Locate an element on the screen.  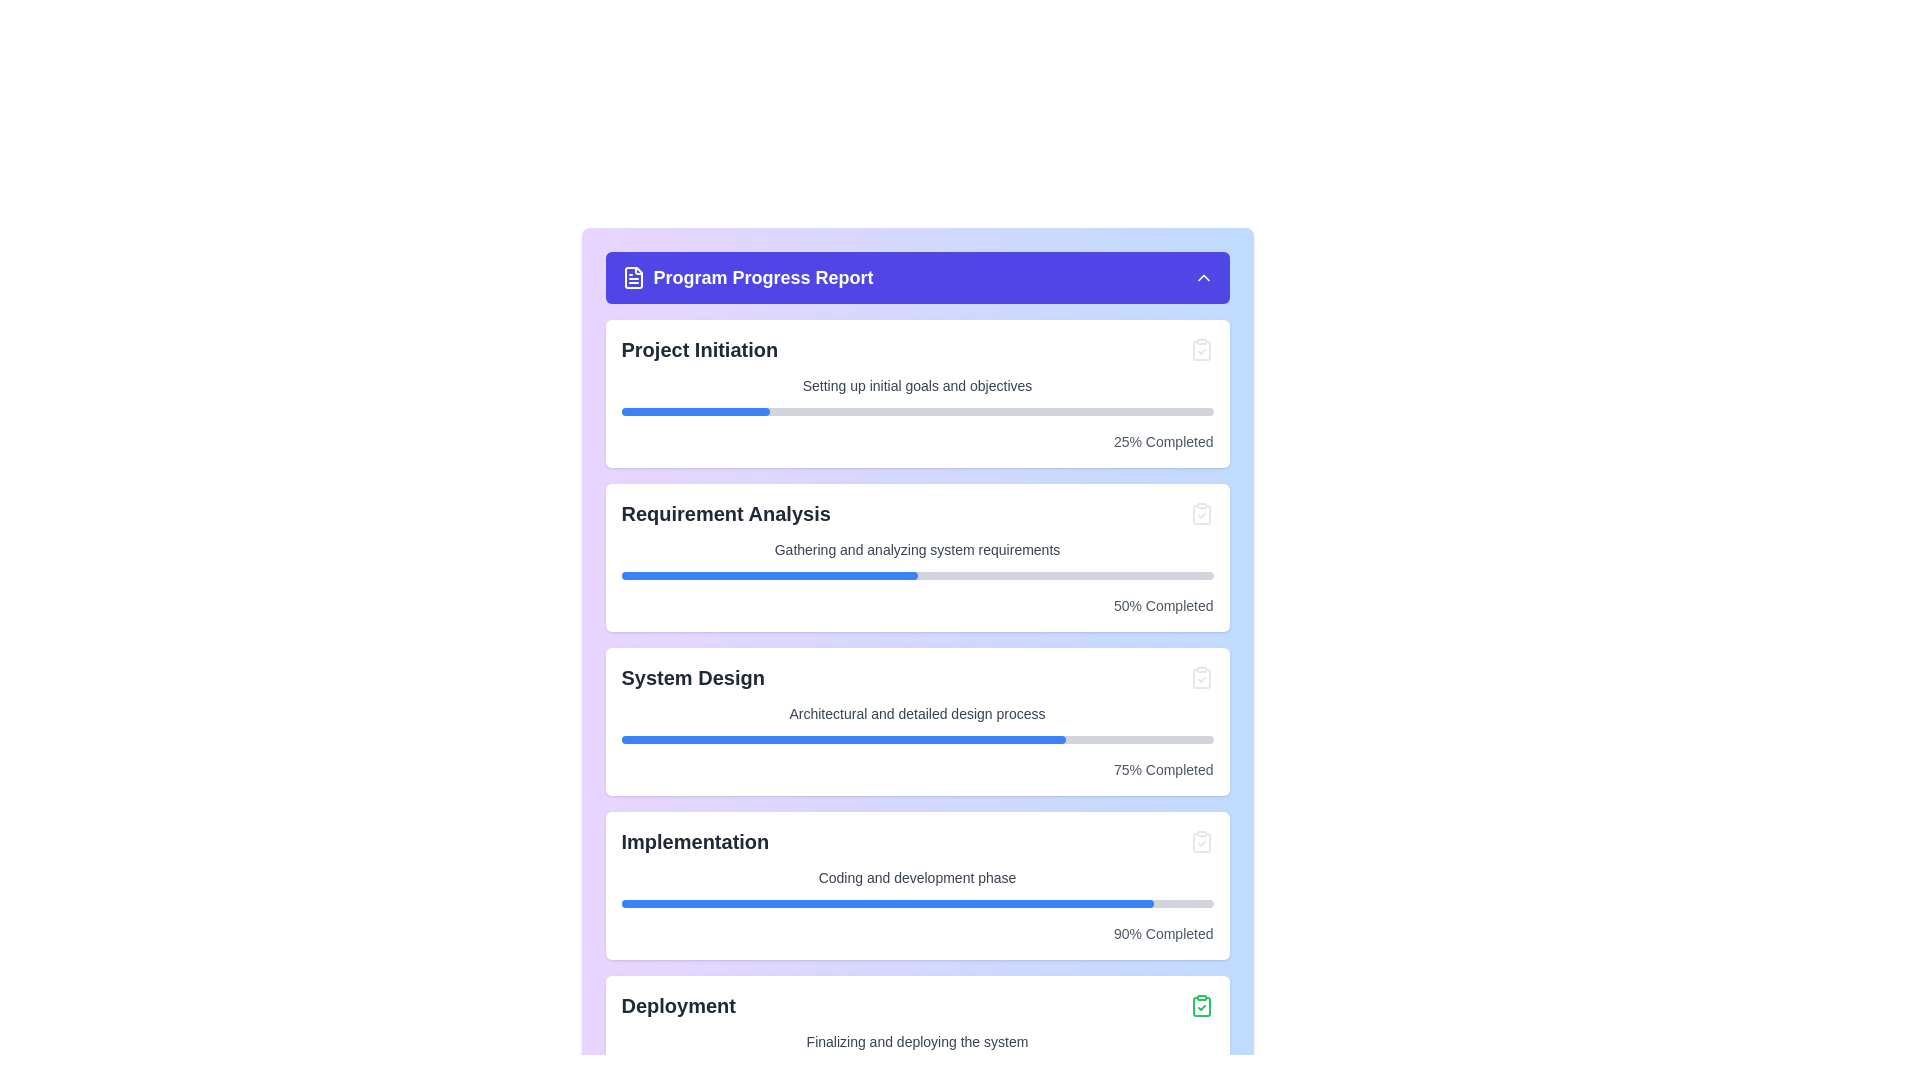
progress bar of the Info card that describes the 'System Design' phase in the project, located centrally in the third section of the vertical layout is located at coordinates (916, 721).